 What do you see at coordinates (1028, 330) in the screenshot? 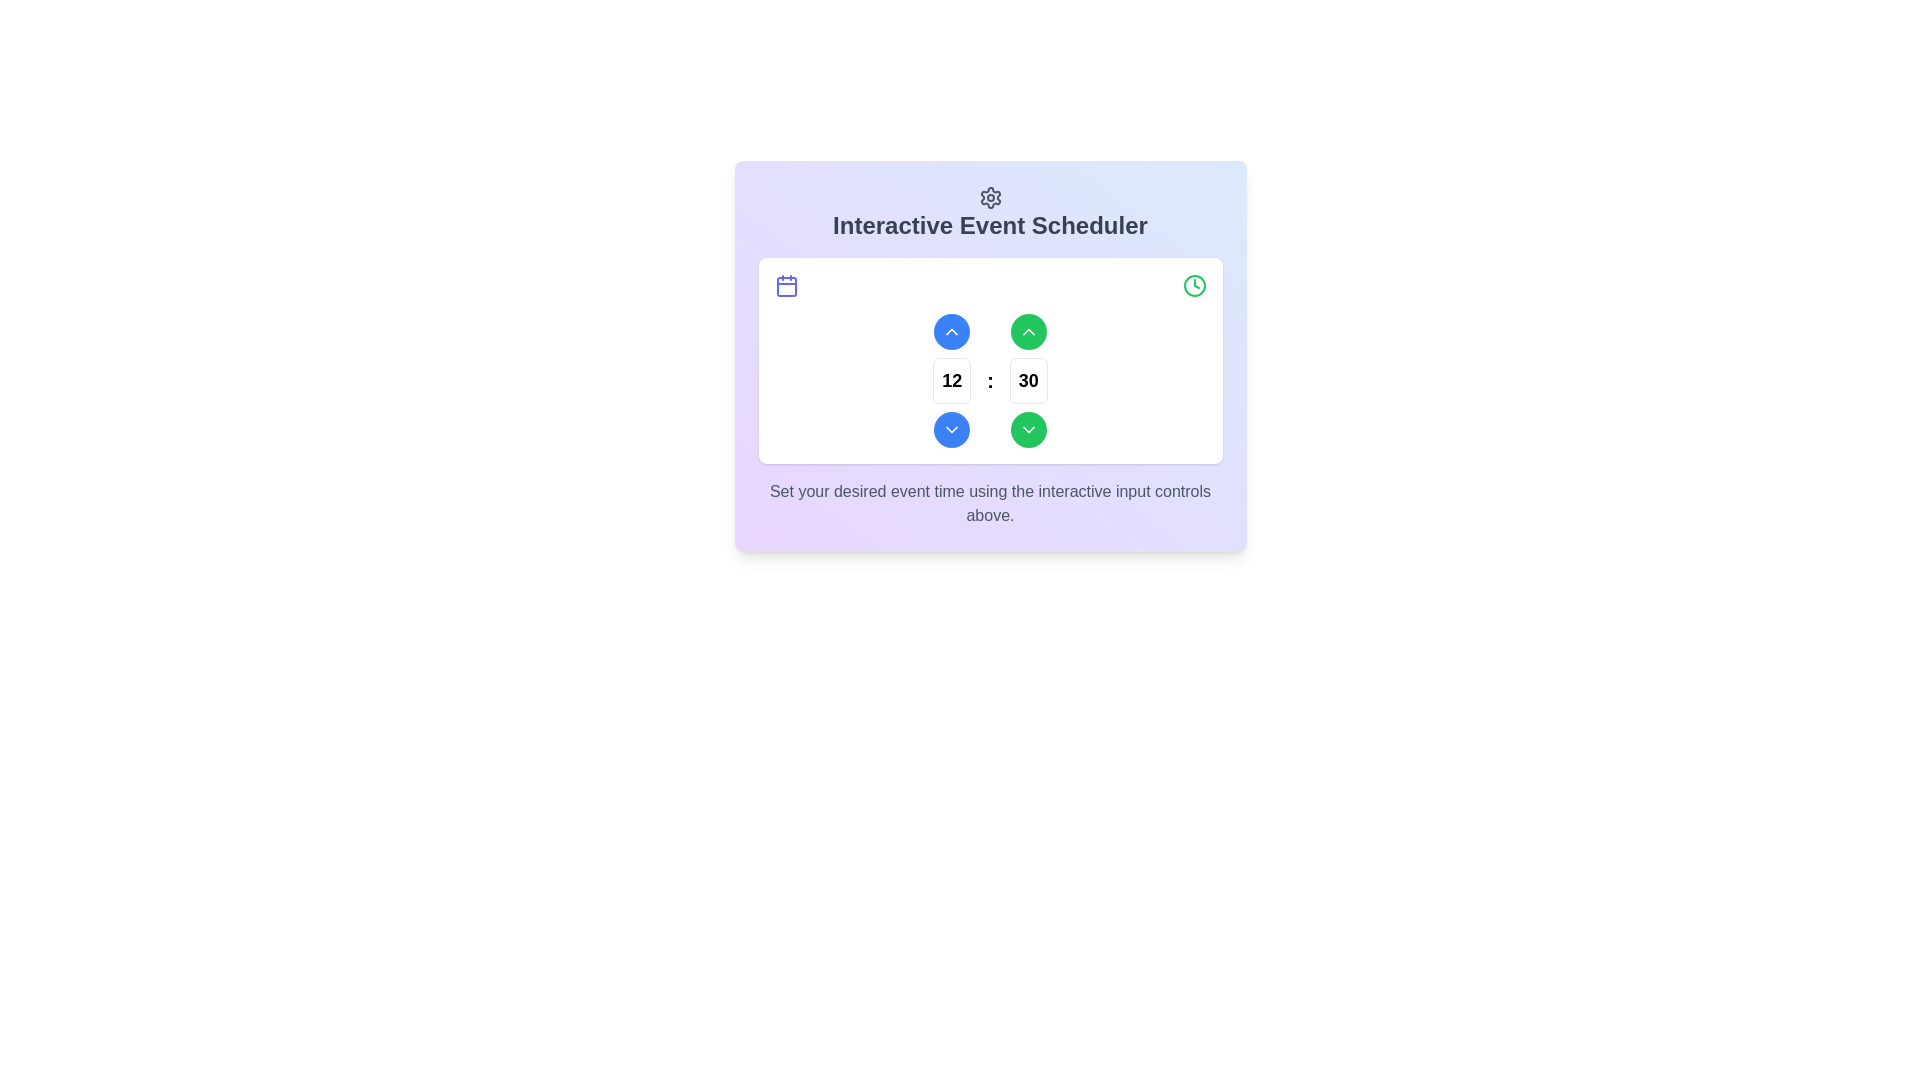
I see `the upward-pointing chevron icon, which is a white SVG graphical icon enclosed within a green circular button located at the top-right corner of the main time input interface, to increment the value` at bounding box center [1028, 330].